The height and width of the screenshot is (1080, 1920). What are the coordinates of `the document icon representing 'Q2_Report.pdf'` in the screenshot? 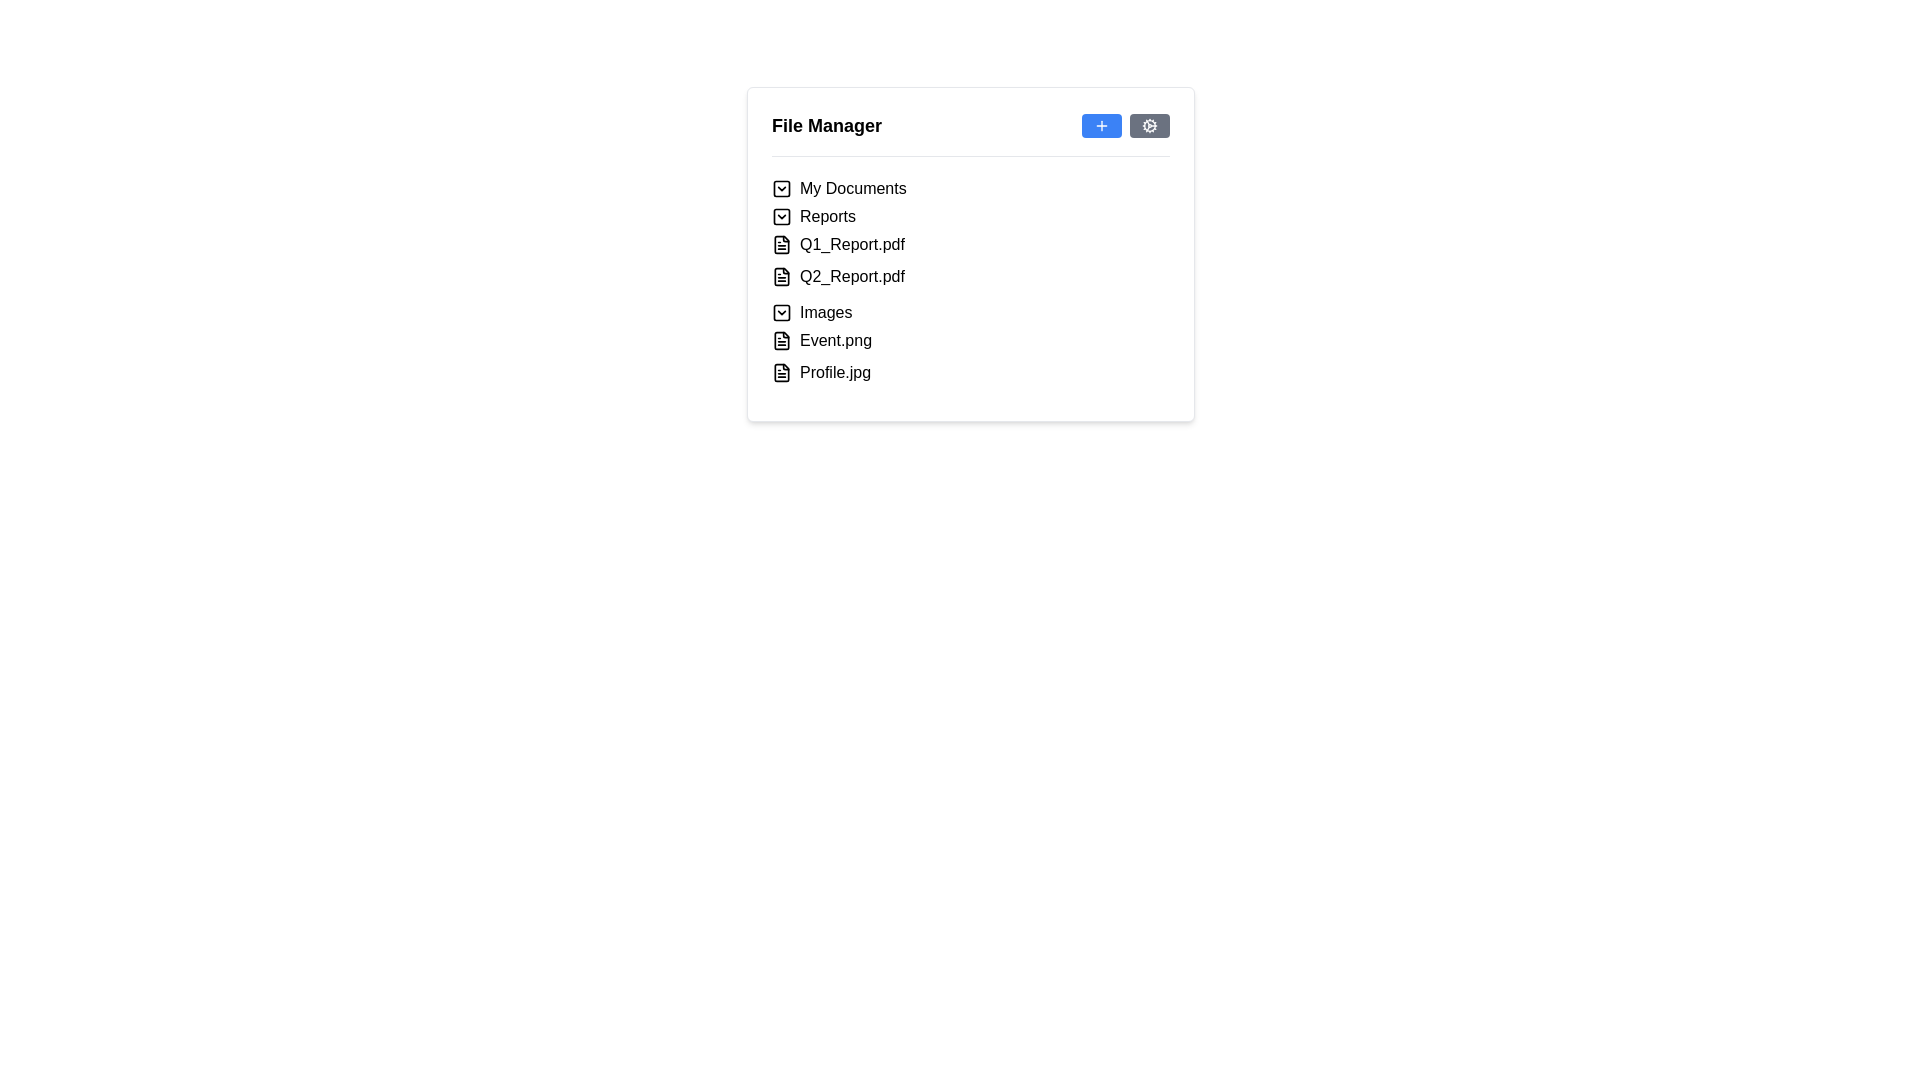 It's located at (781, 277).